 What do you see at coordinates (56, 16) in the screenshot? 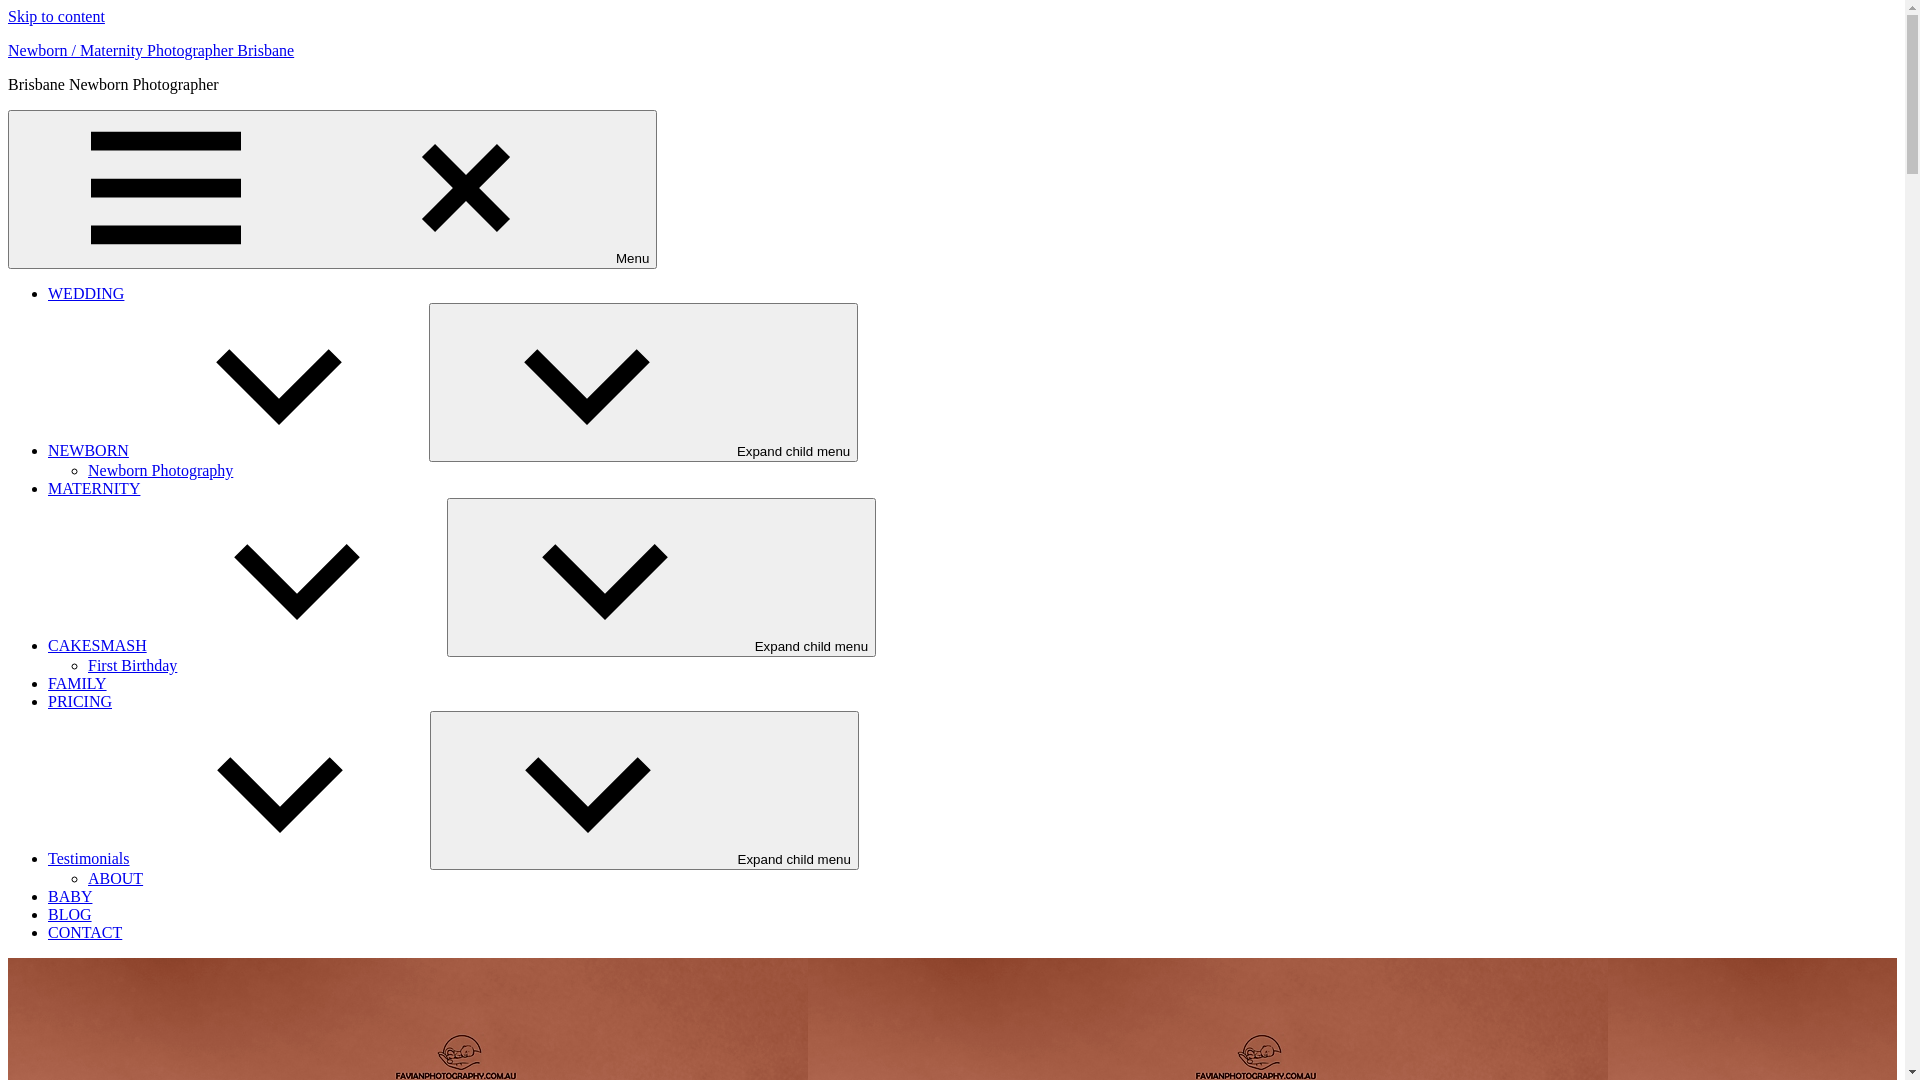
I see `'Skip to content'` at bounding box center [56, 16].